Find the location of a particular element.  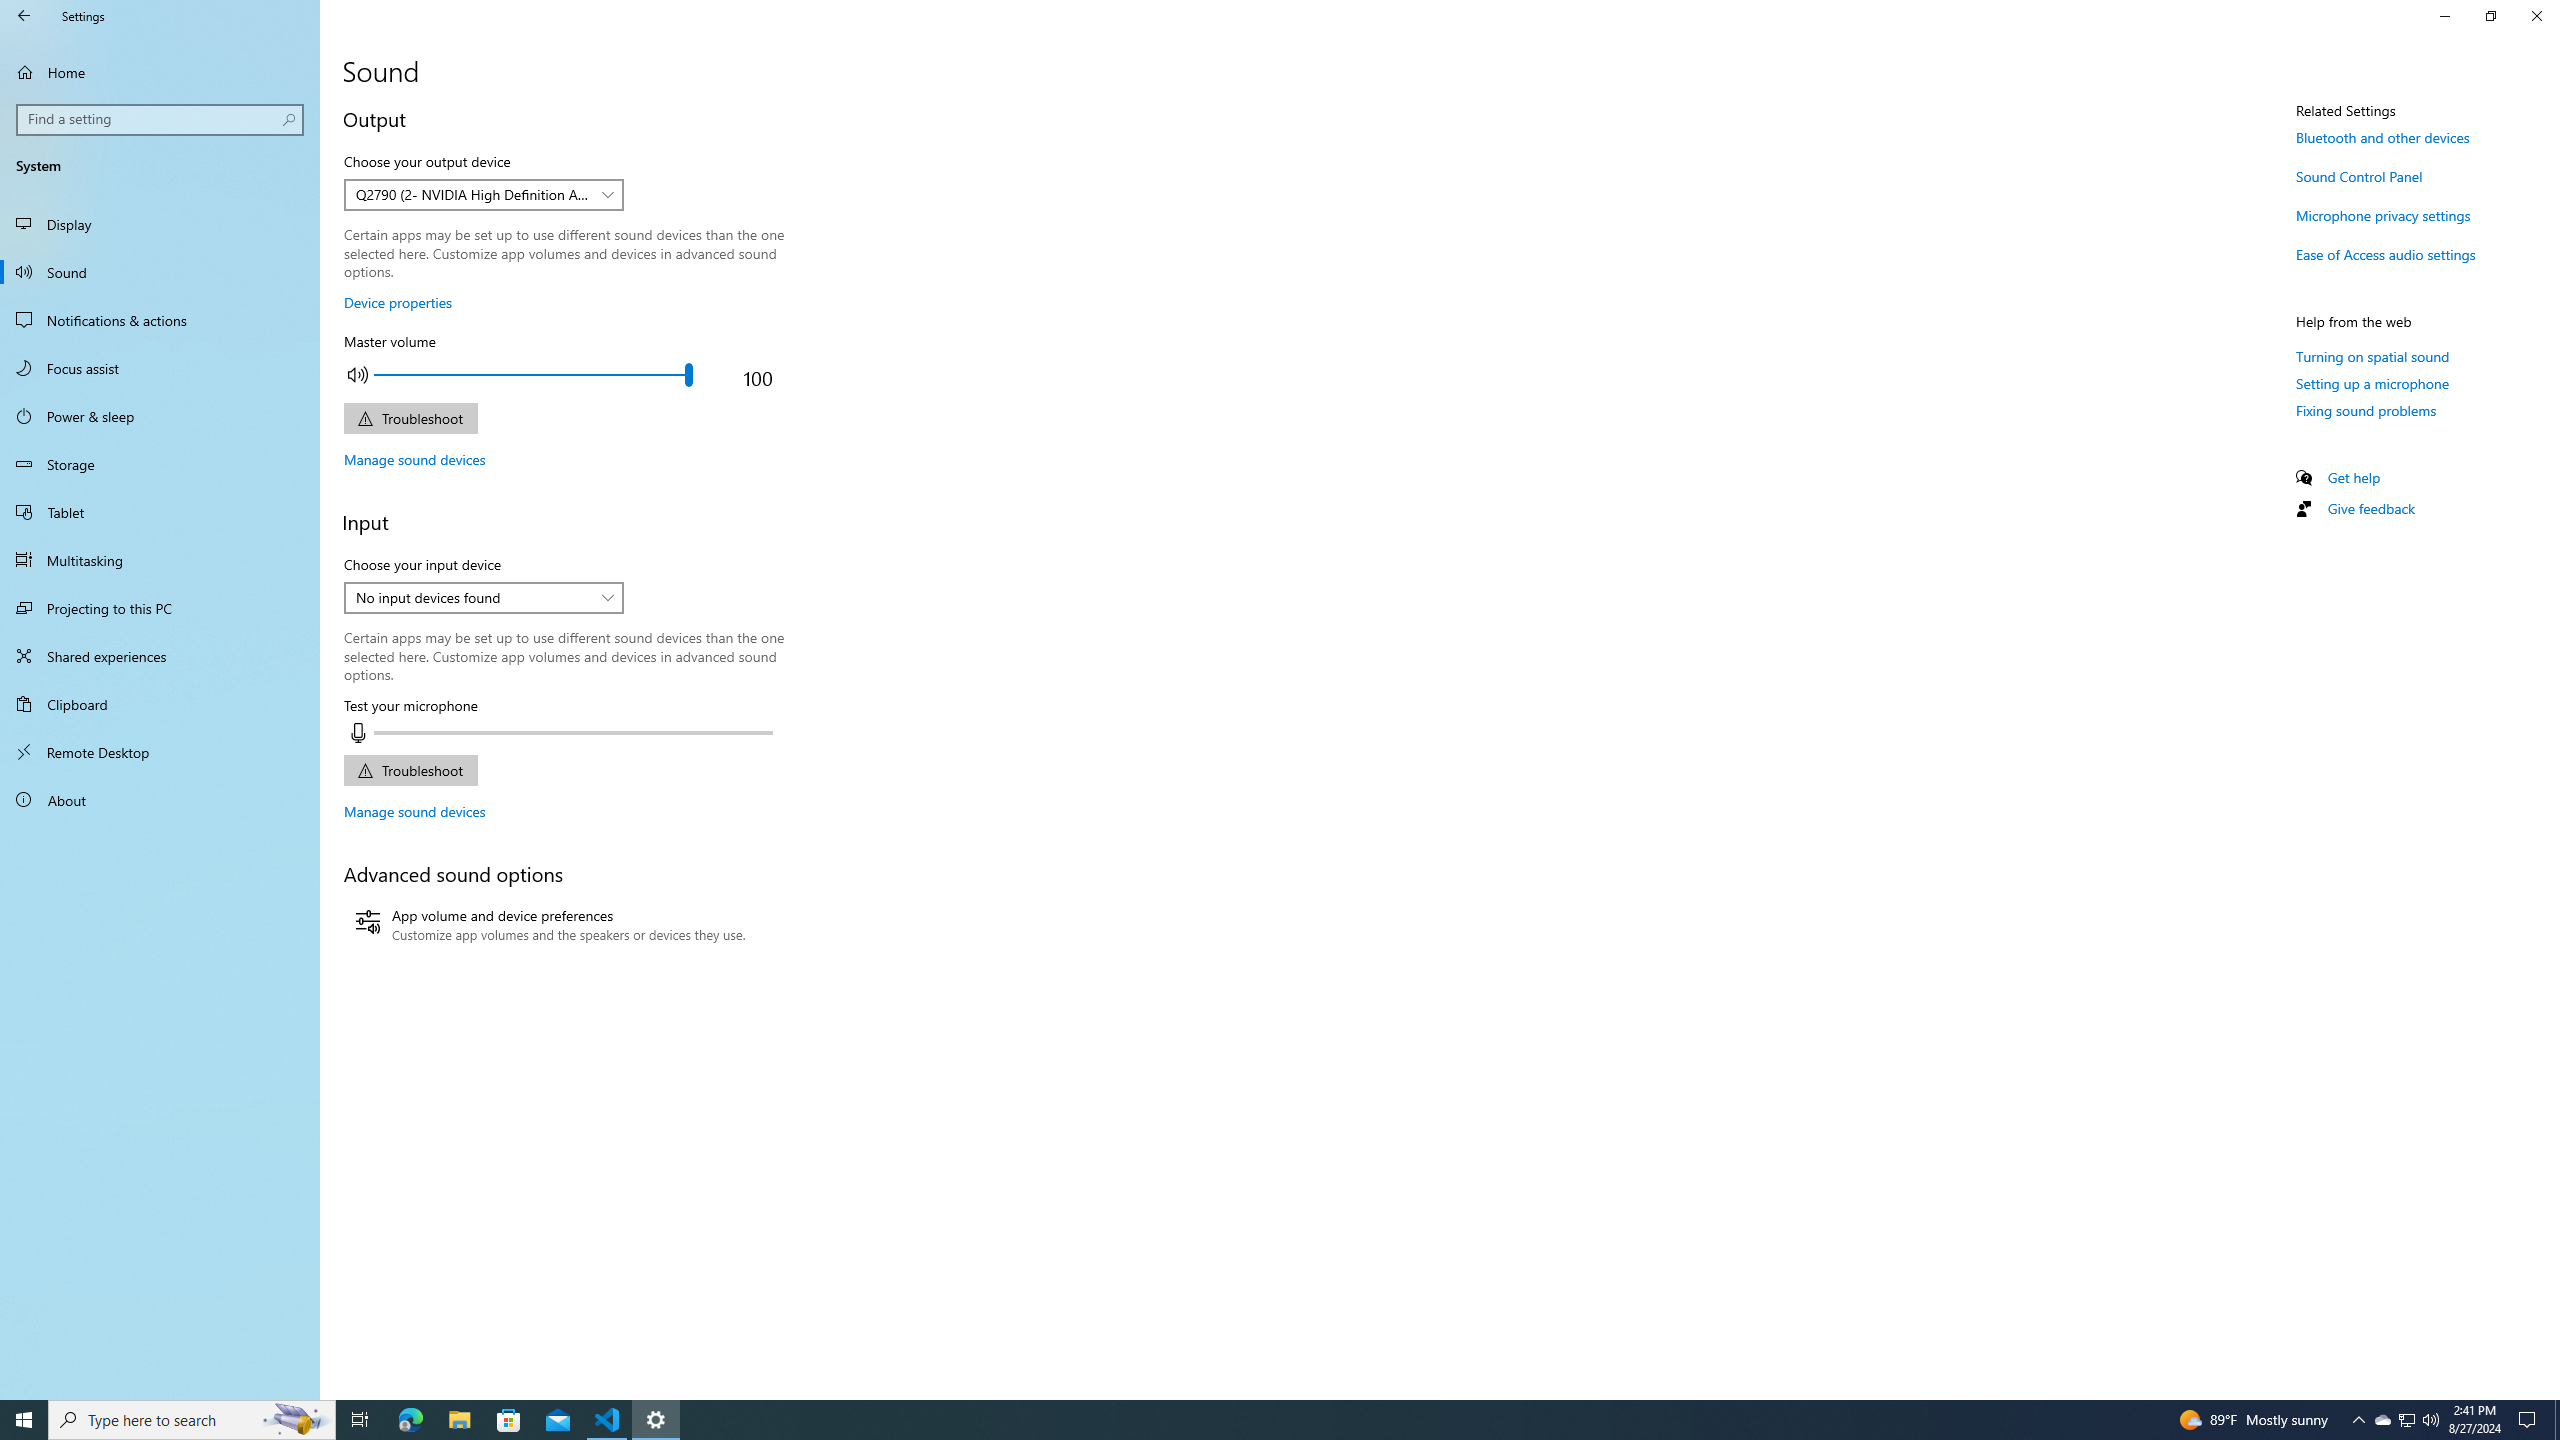

'Device properties' is located at coordinates (398, 302).